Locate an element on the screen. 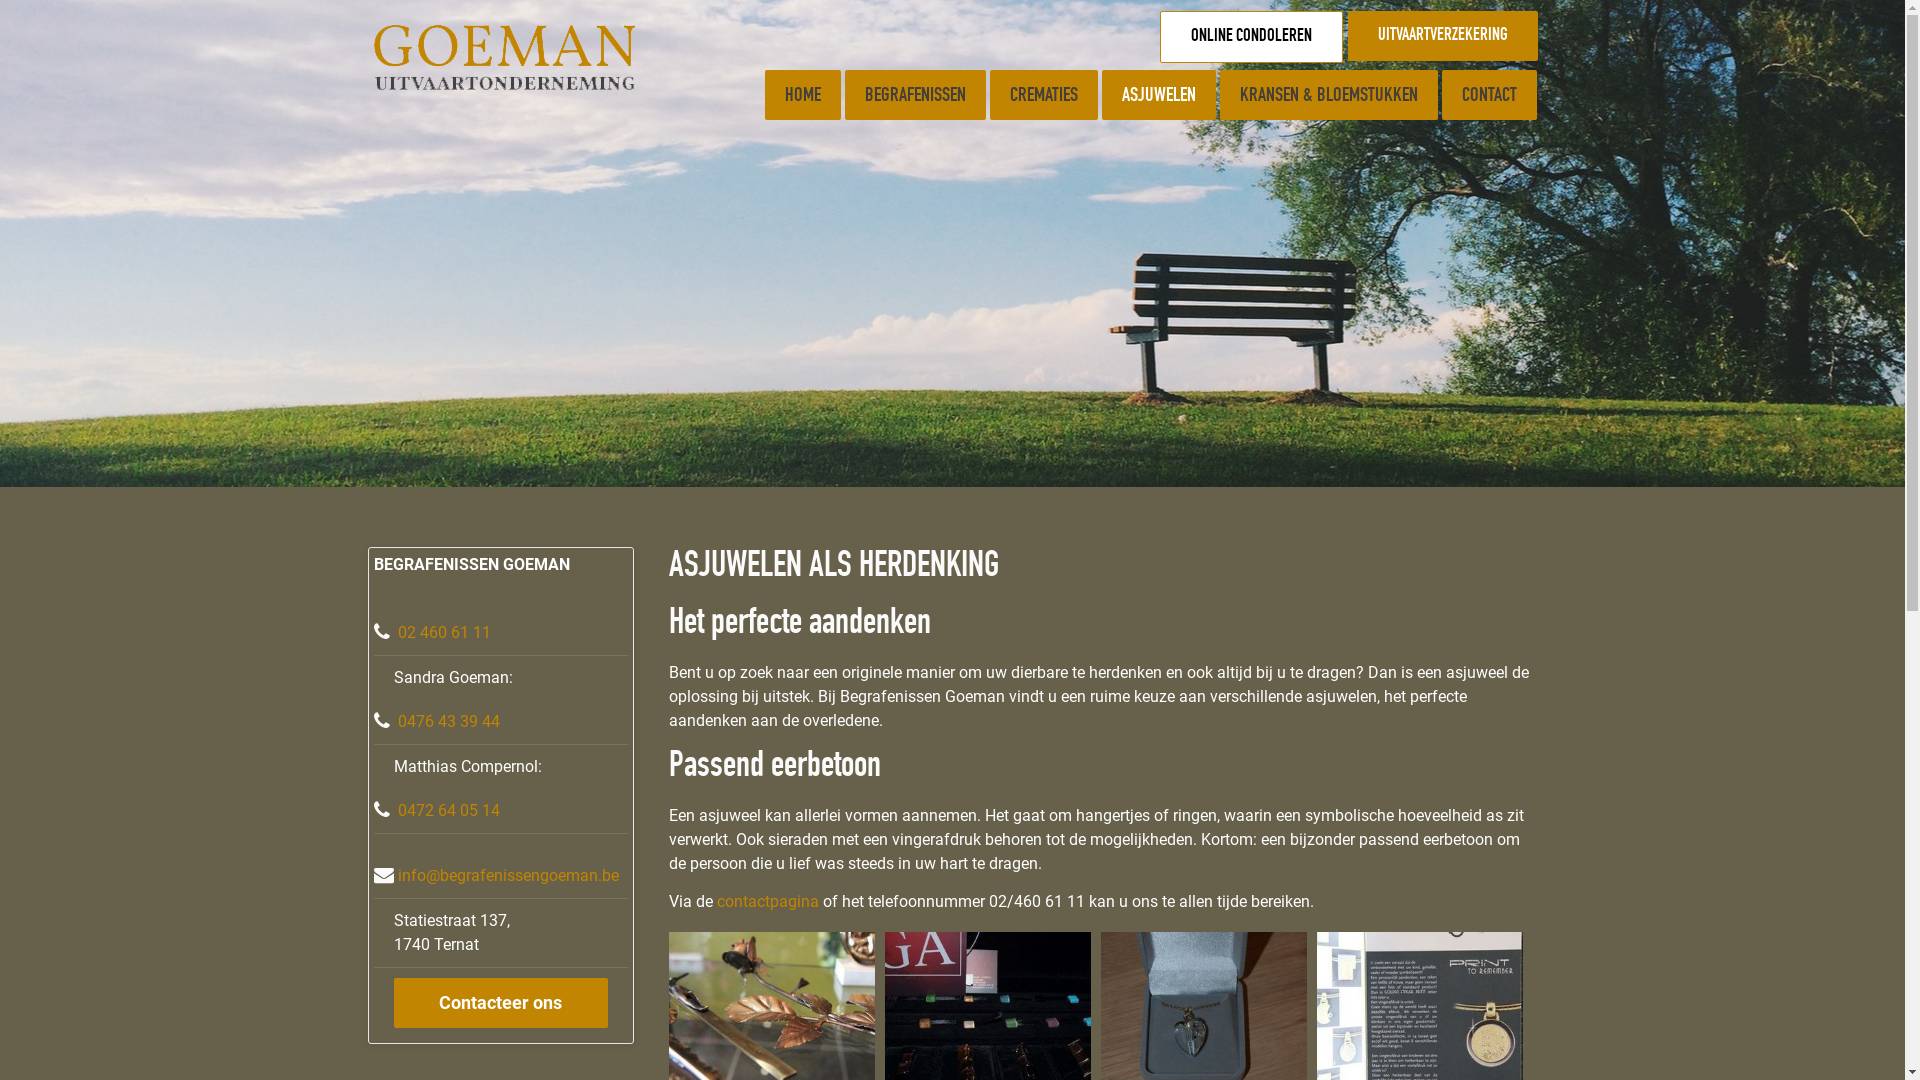 The height and width of the screenshot is (1080, 1920). 'ASJUWELEN' is located at coordinates (1158, 95).